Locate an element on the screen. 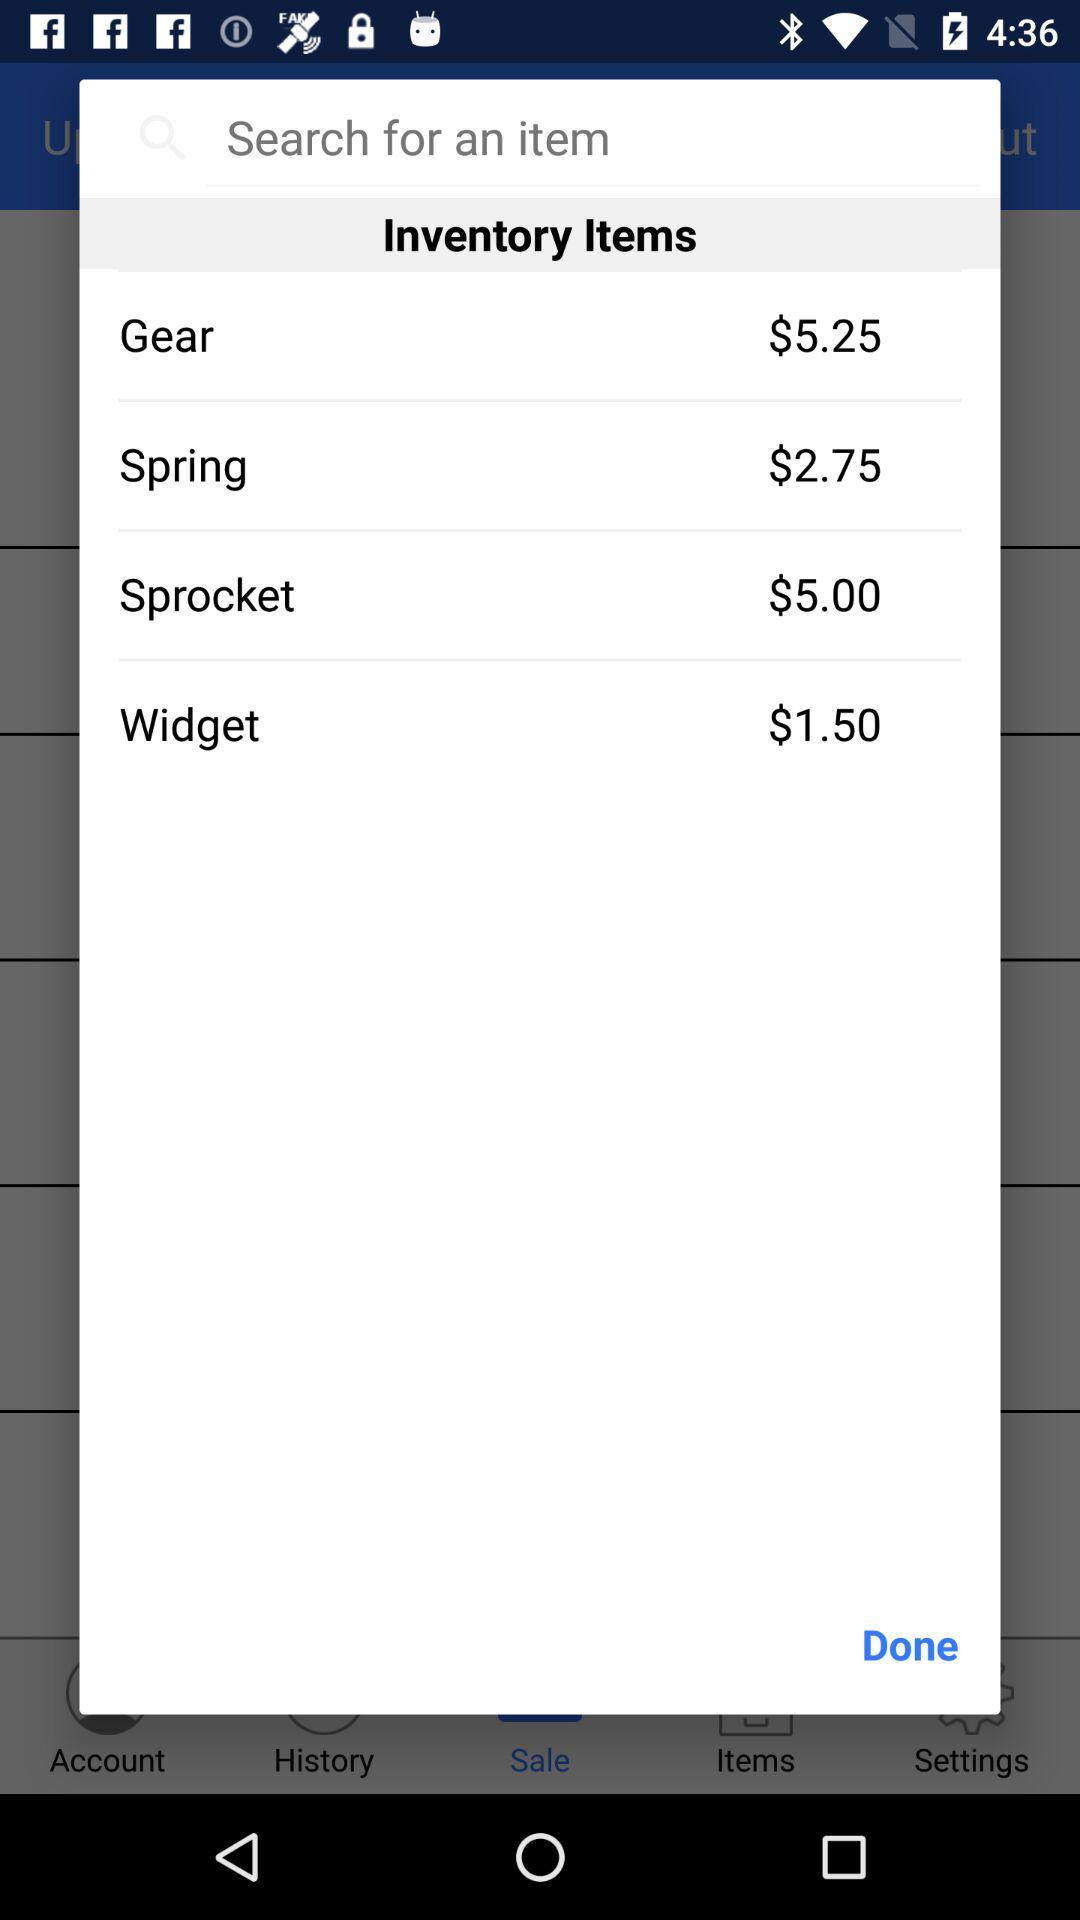 Image resolution: width=1080 pixels, height=1920 pixels. done at the bottom right corner is located at coordinates (910, 1644).